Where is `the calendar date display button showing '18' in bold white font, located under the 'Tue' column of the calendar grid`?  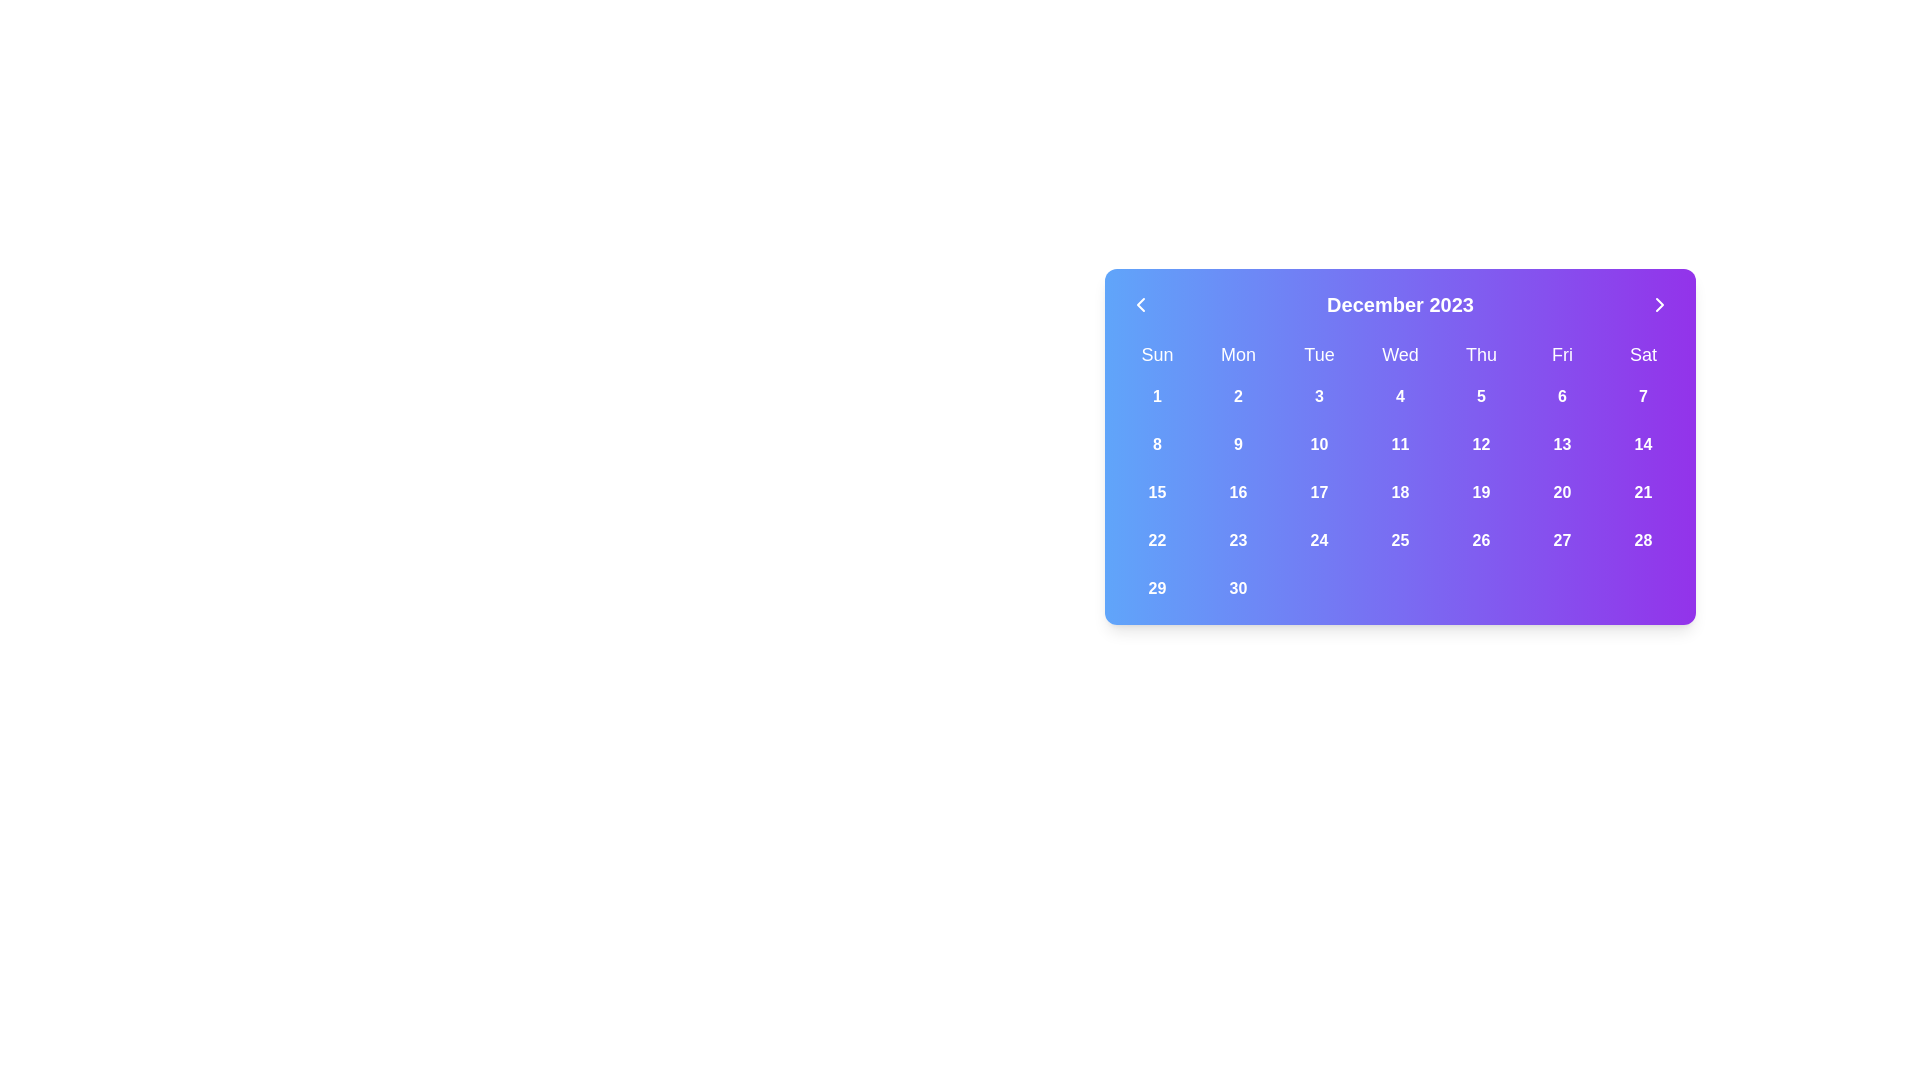
the calendar date display button showing '18' in bold white font, located under the 'Tue' column of the calendar grid is located at coordinates (1399, 493).